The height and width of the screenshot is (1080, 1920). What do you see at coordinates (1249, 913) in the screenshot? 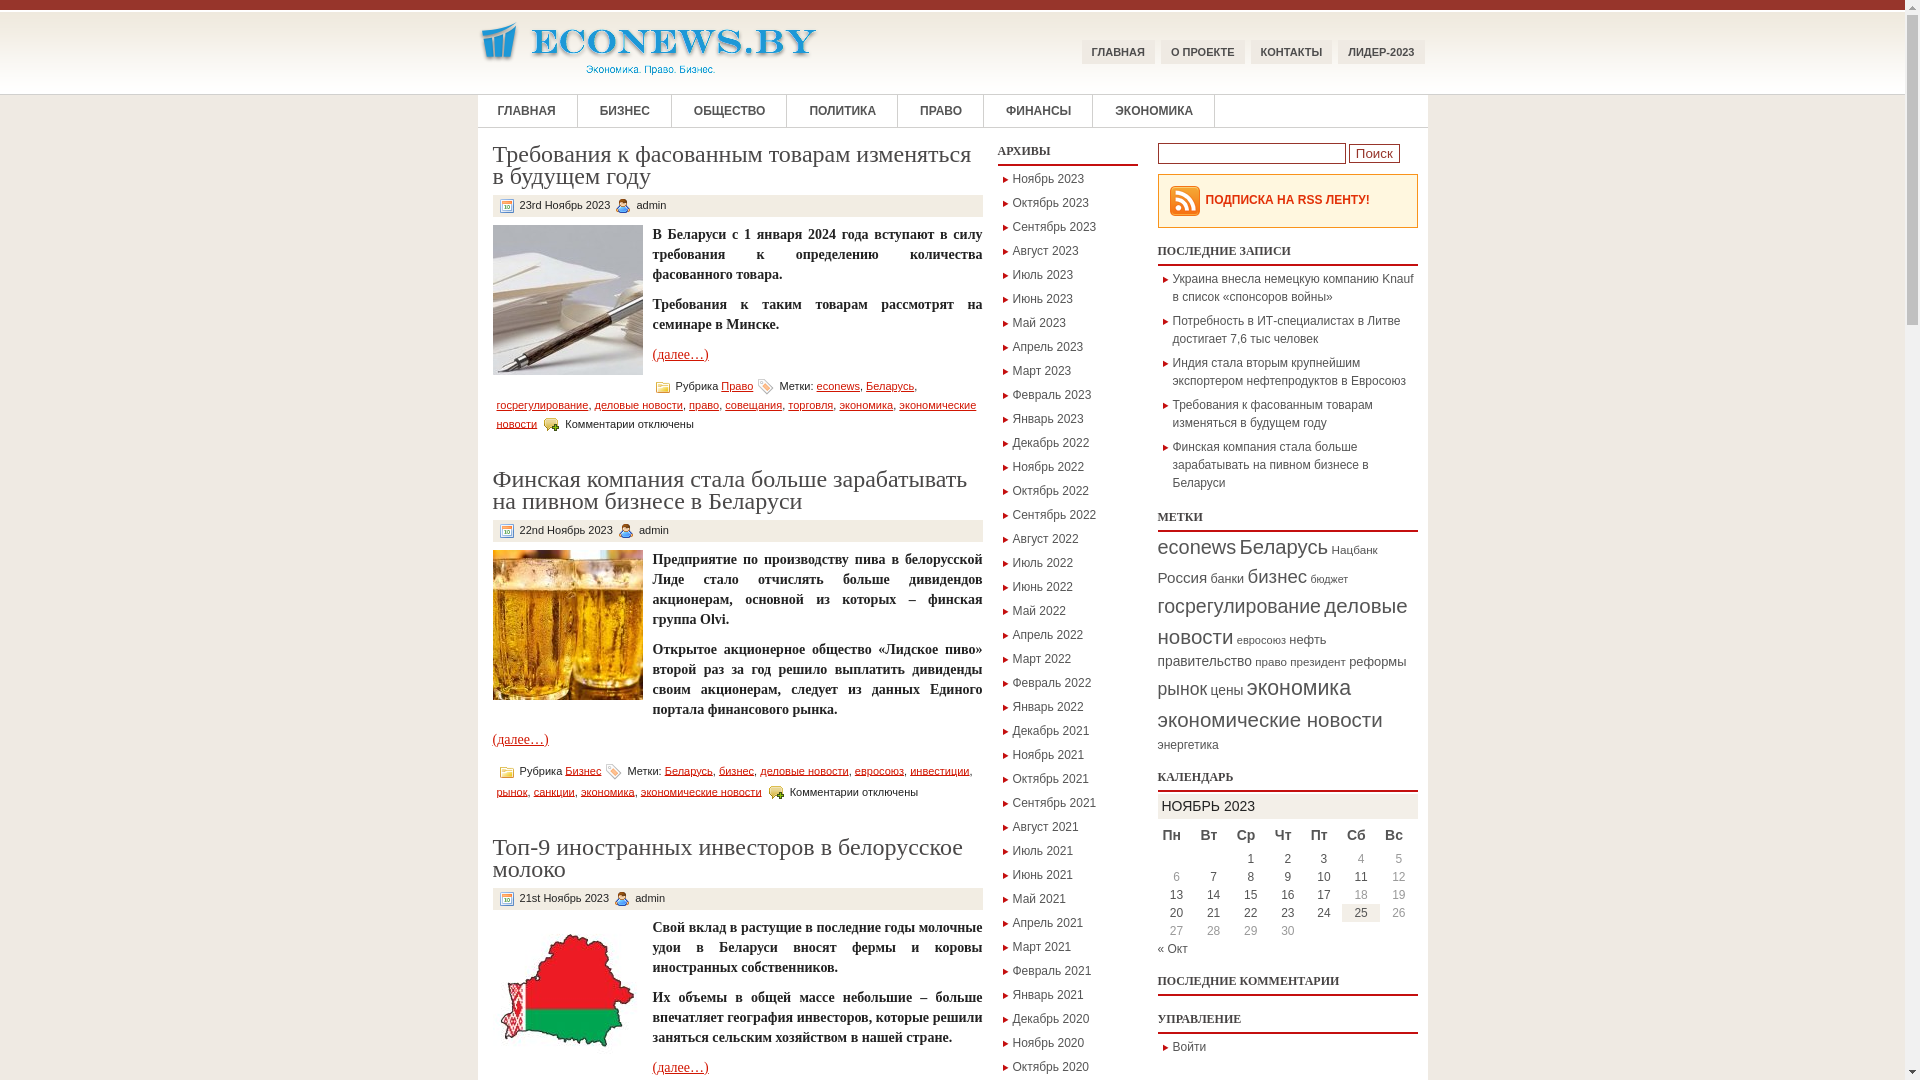
I see `'22'` at bounding box center [1249, 913].